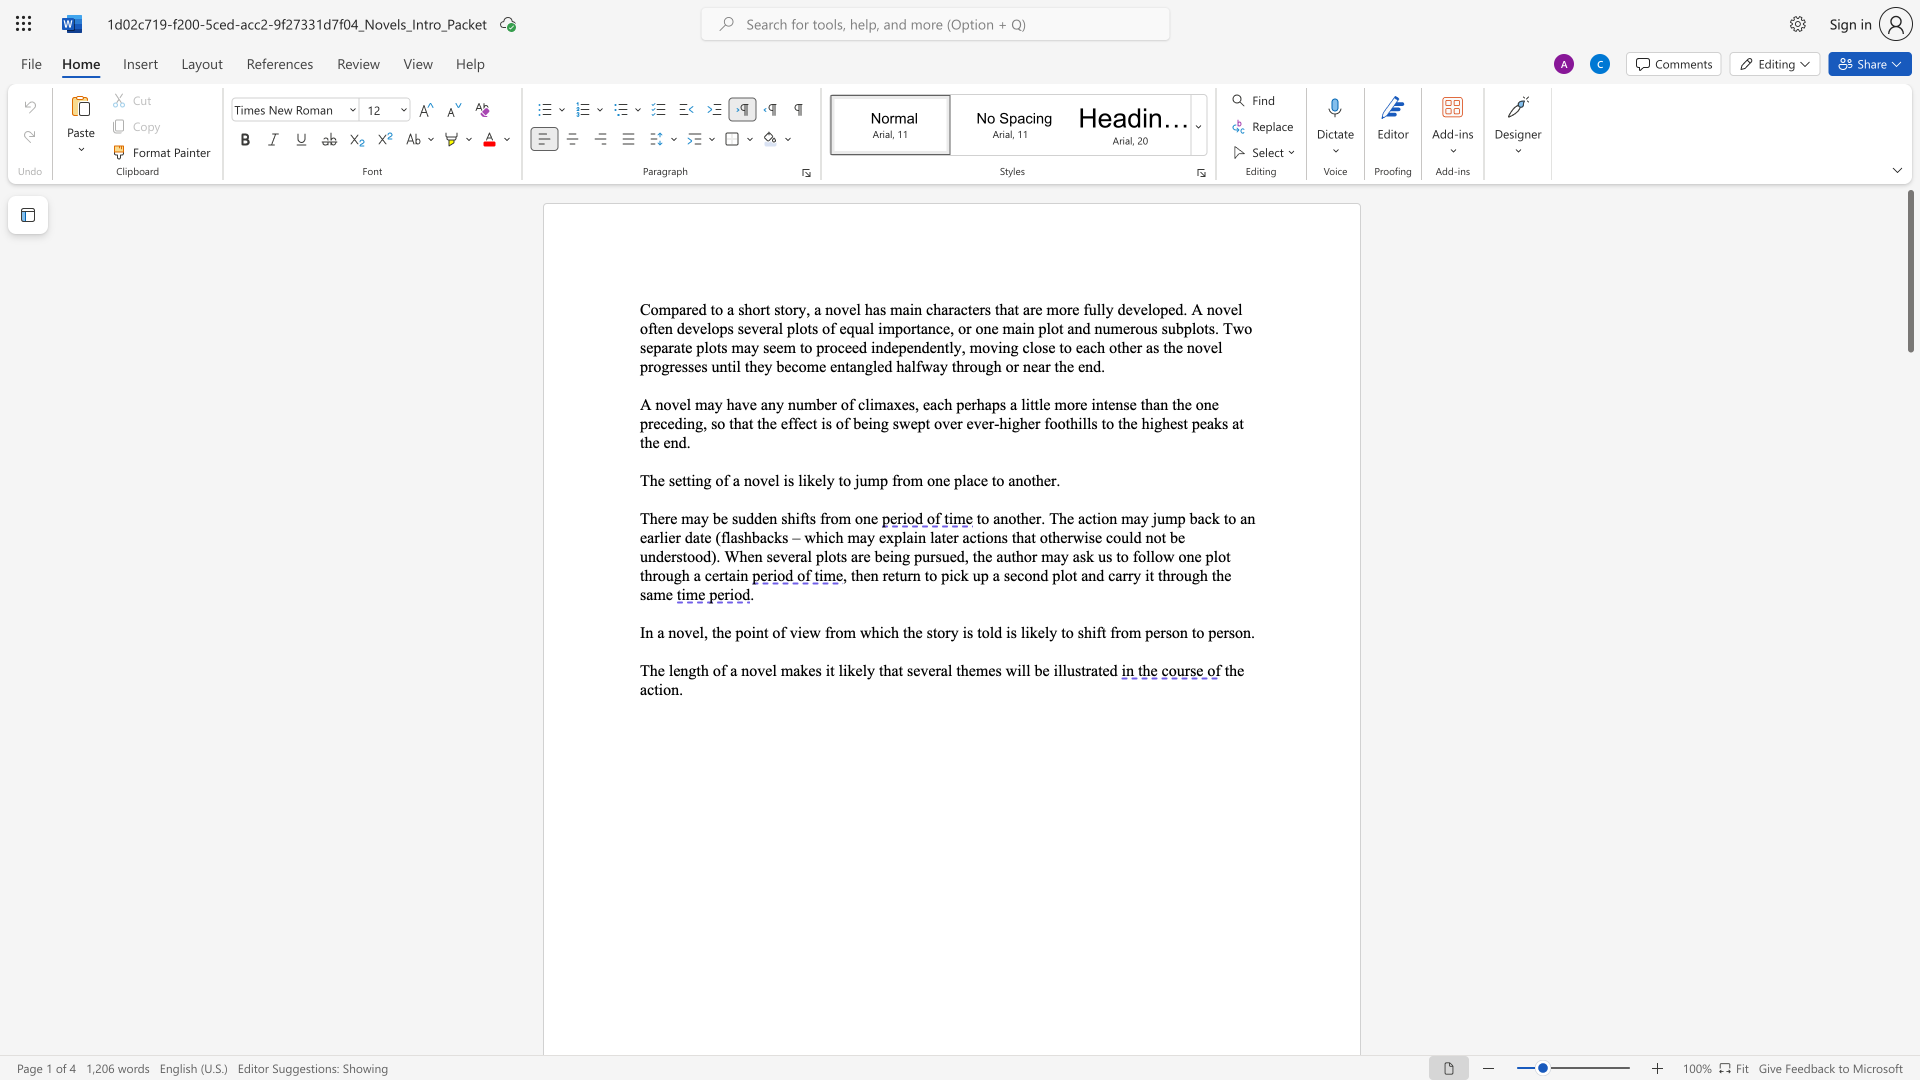  What do you see at coordinates (1108, 670) in the screenshot?
I see `the space between the continuous character "e" and "d" in the text` at bounding box center [1108, 670].